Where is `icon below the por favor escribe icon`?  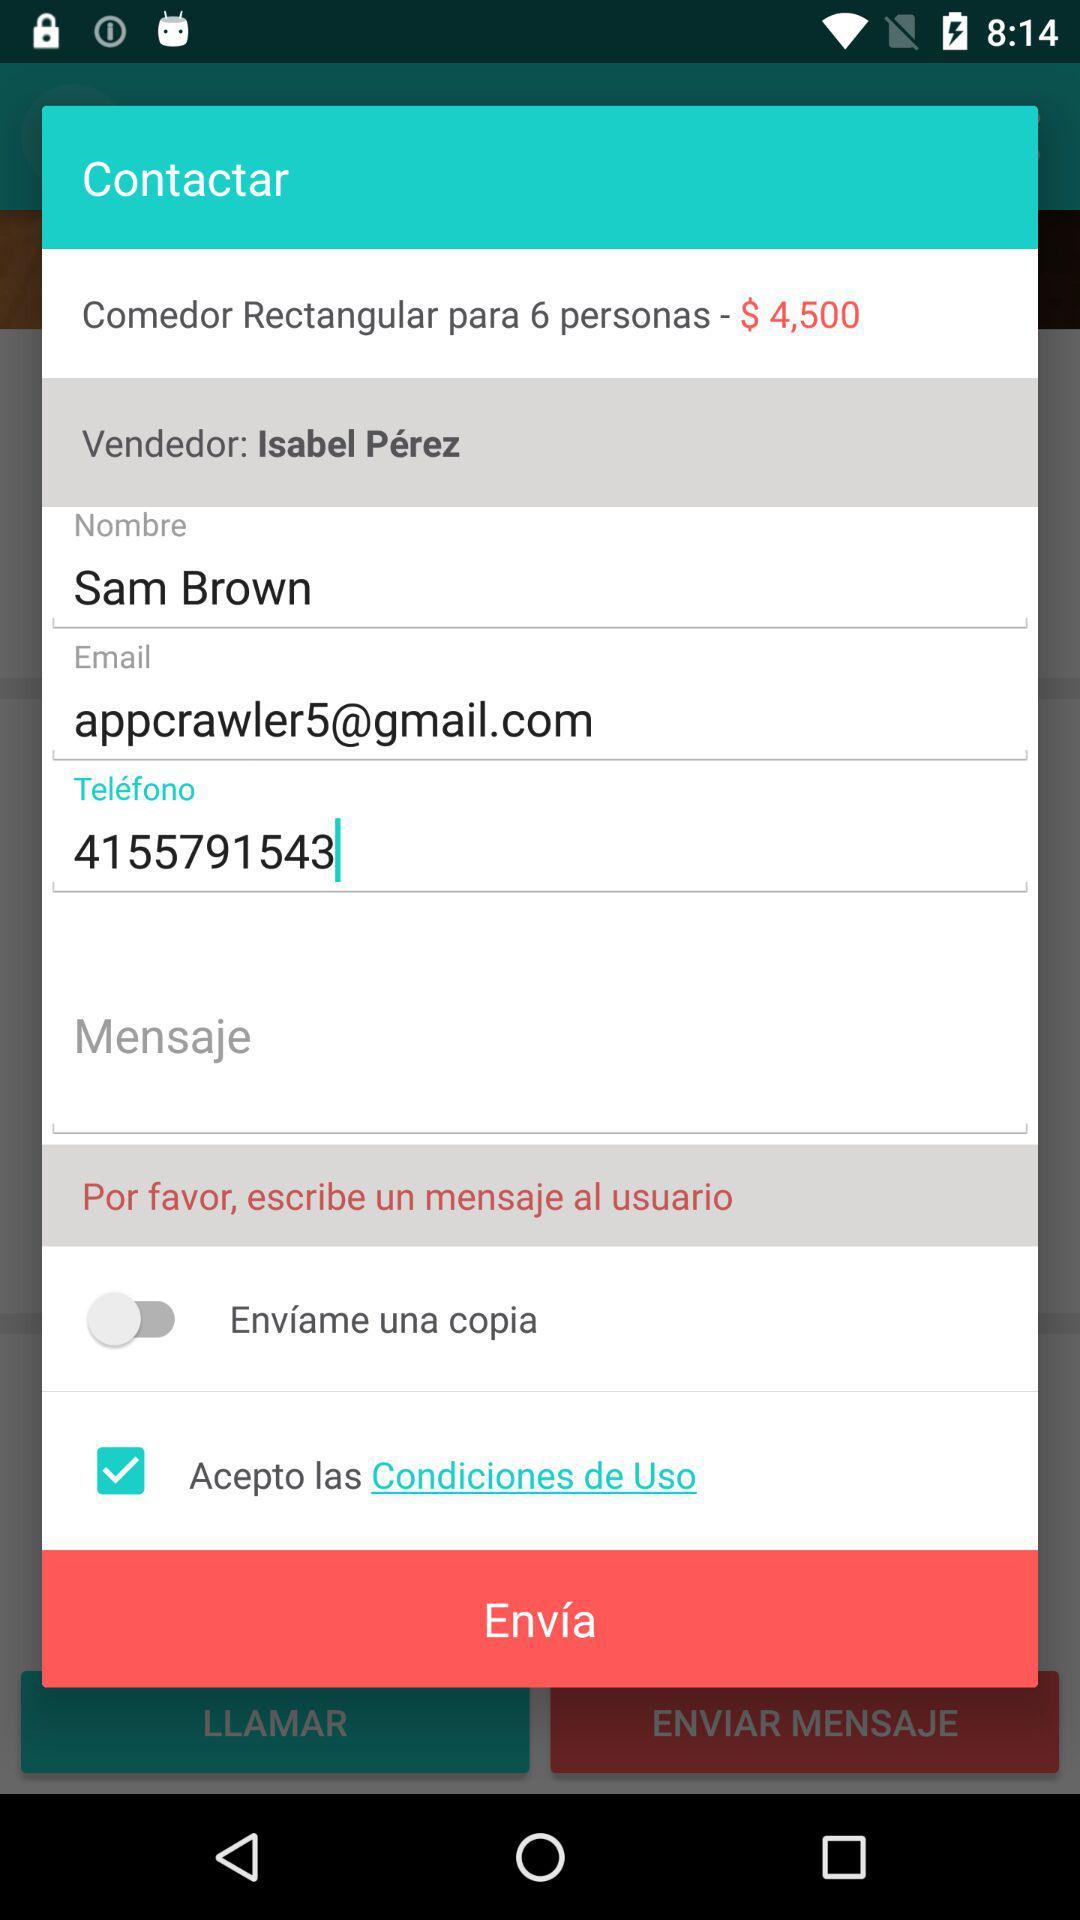 icon below the por favor escribe icon is located at coordinates (140, 1318).